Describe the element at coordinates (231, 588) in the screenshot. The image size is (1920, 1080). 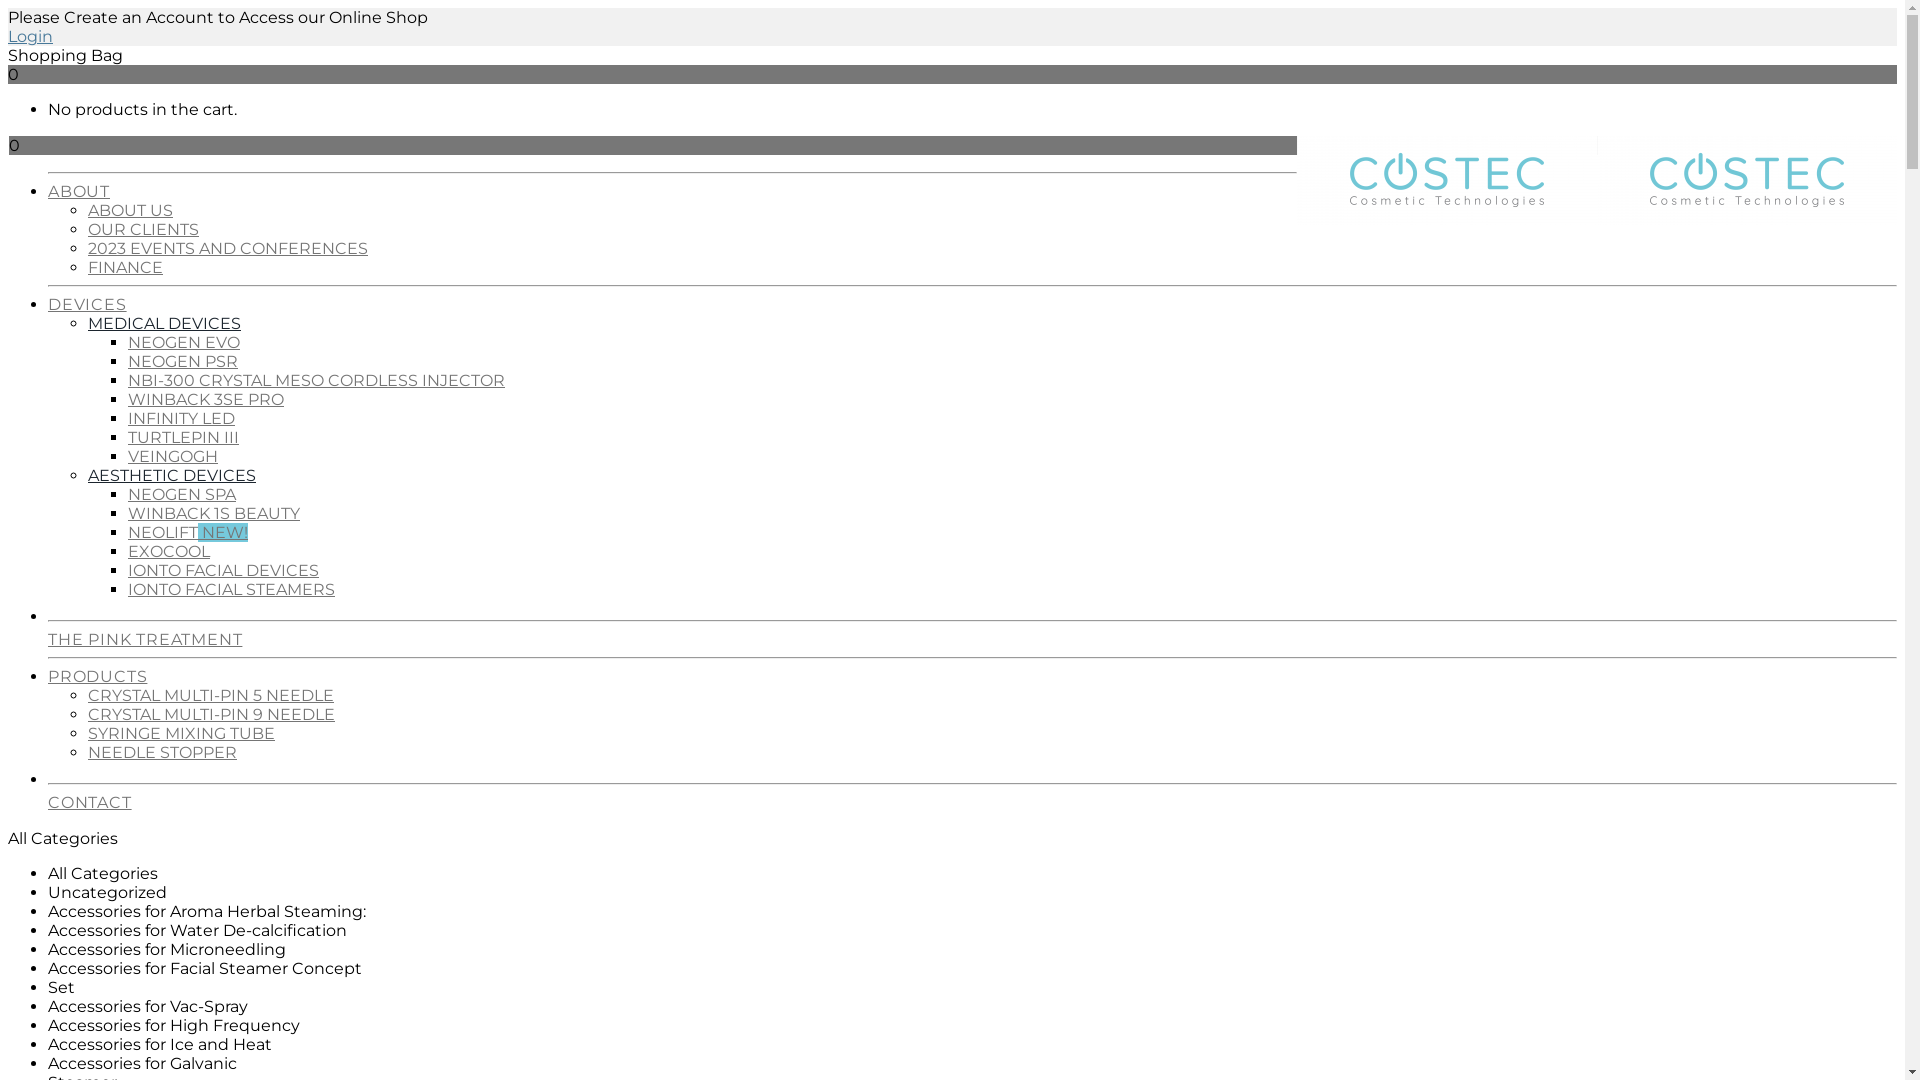
I see `'IONTO FACIAL STEAMERS'` at that location.